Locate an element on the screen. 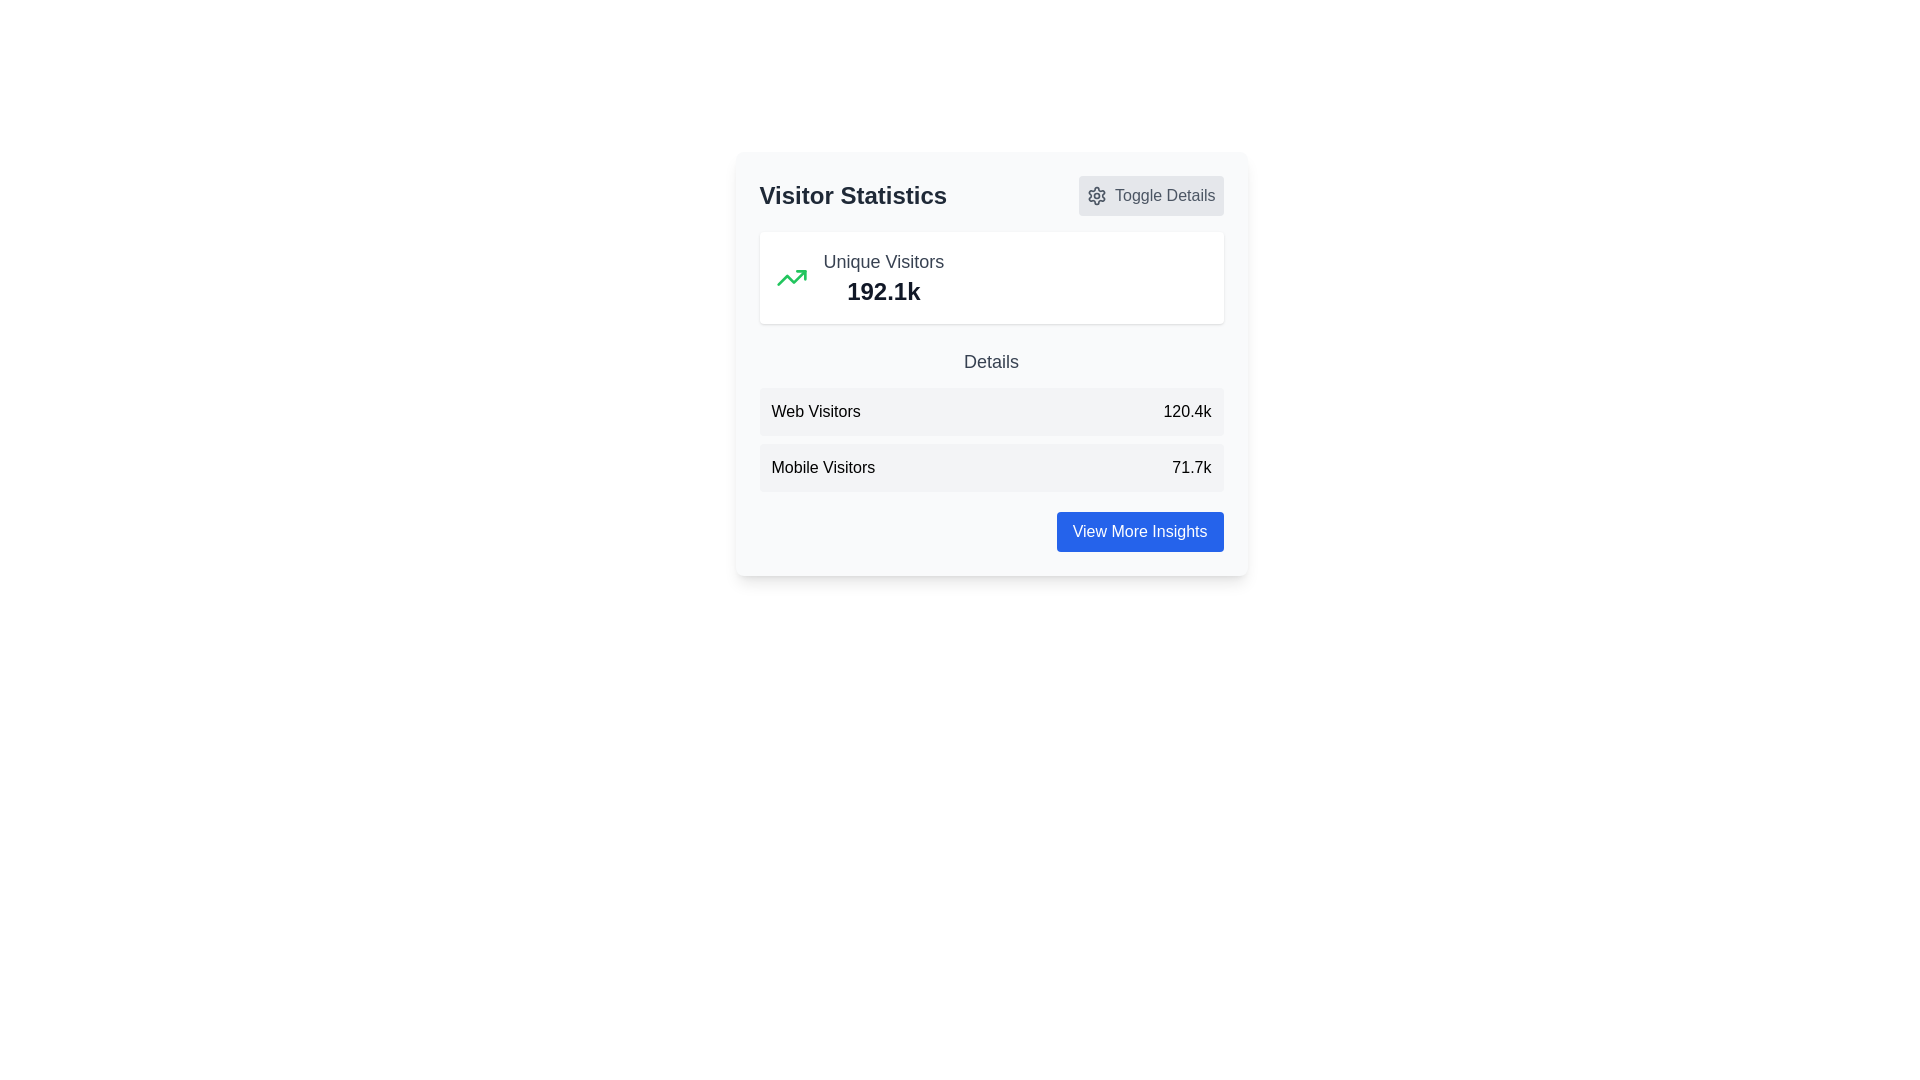 This screenshot has height=1080, width=1920. displayed value from the Text label that represents the count of unique visitors, located below the 'Unique Visitors' text in the 'Visitor Statistics' panel is located at coordinates (882, 292).